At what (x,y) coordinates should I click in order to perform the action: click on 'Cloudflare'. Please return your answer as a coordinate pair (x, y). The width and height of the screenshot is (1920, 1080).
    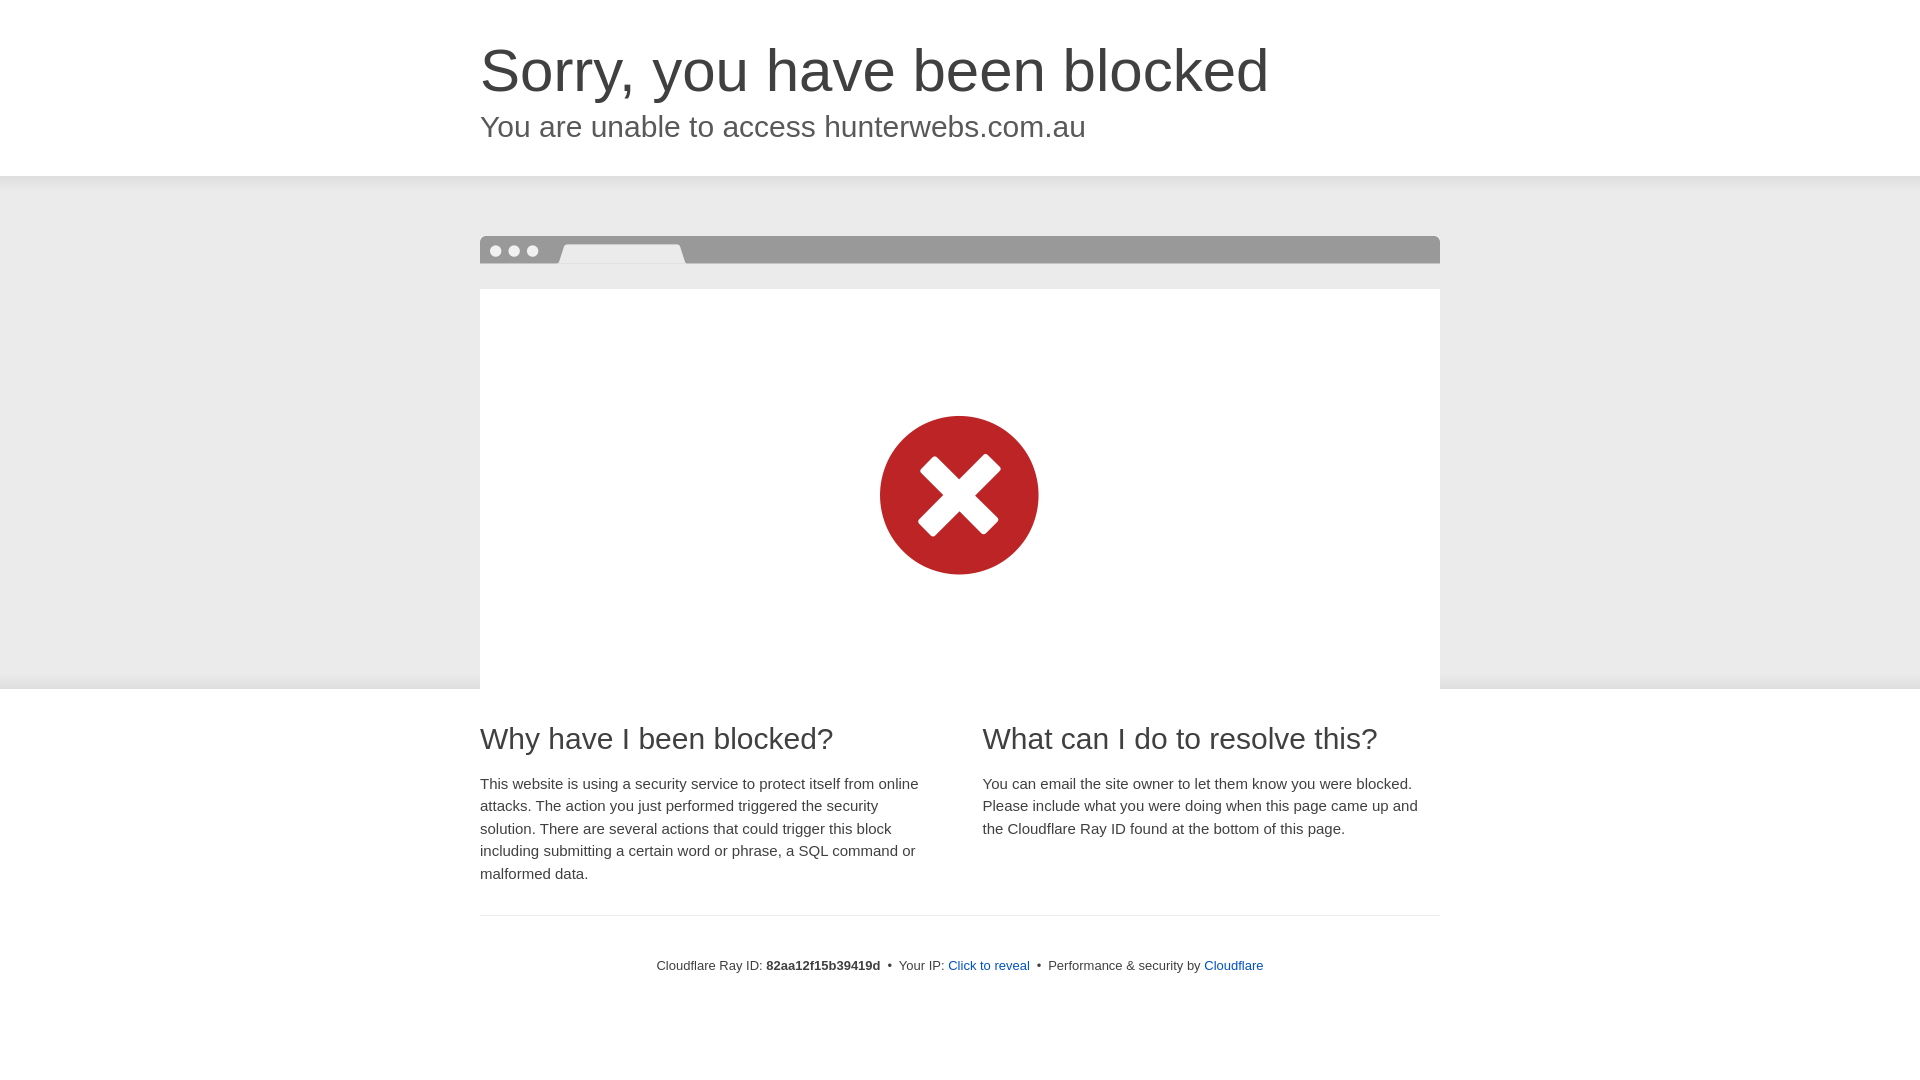
    Looking at the image, I should click on (1232, 964).